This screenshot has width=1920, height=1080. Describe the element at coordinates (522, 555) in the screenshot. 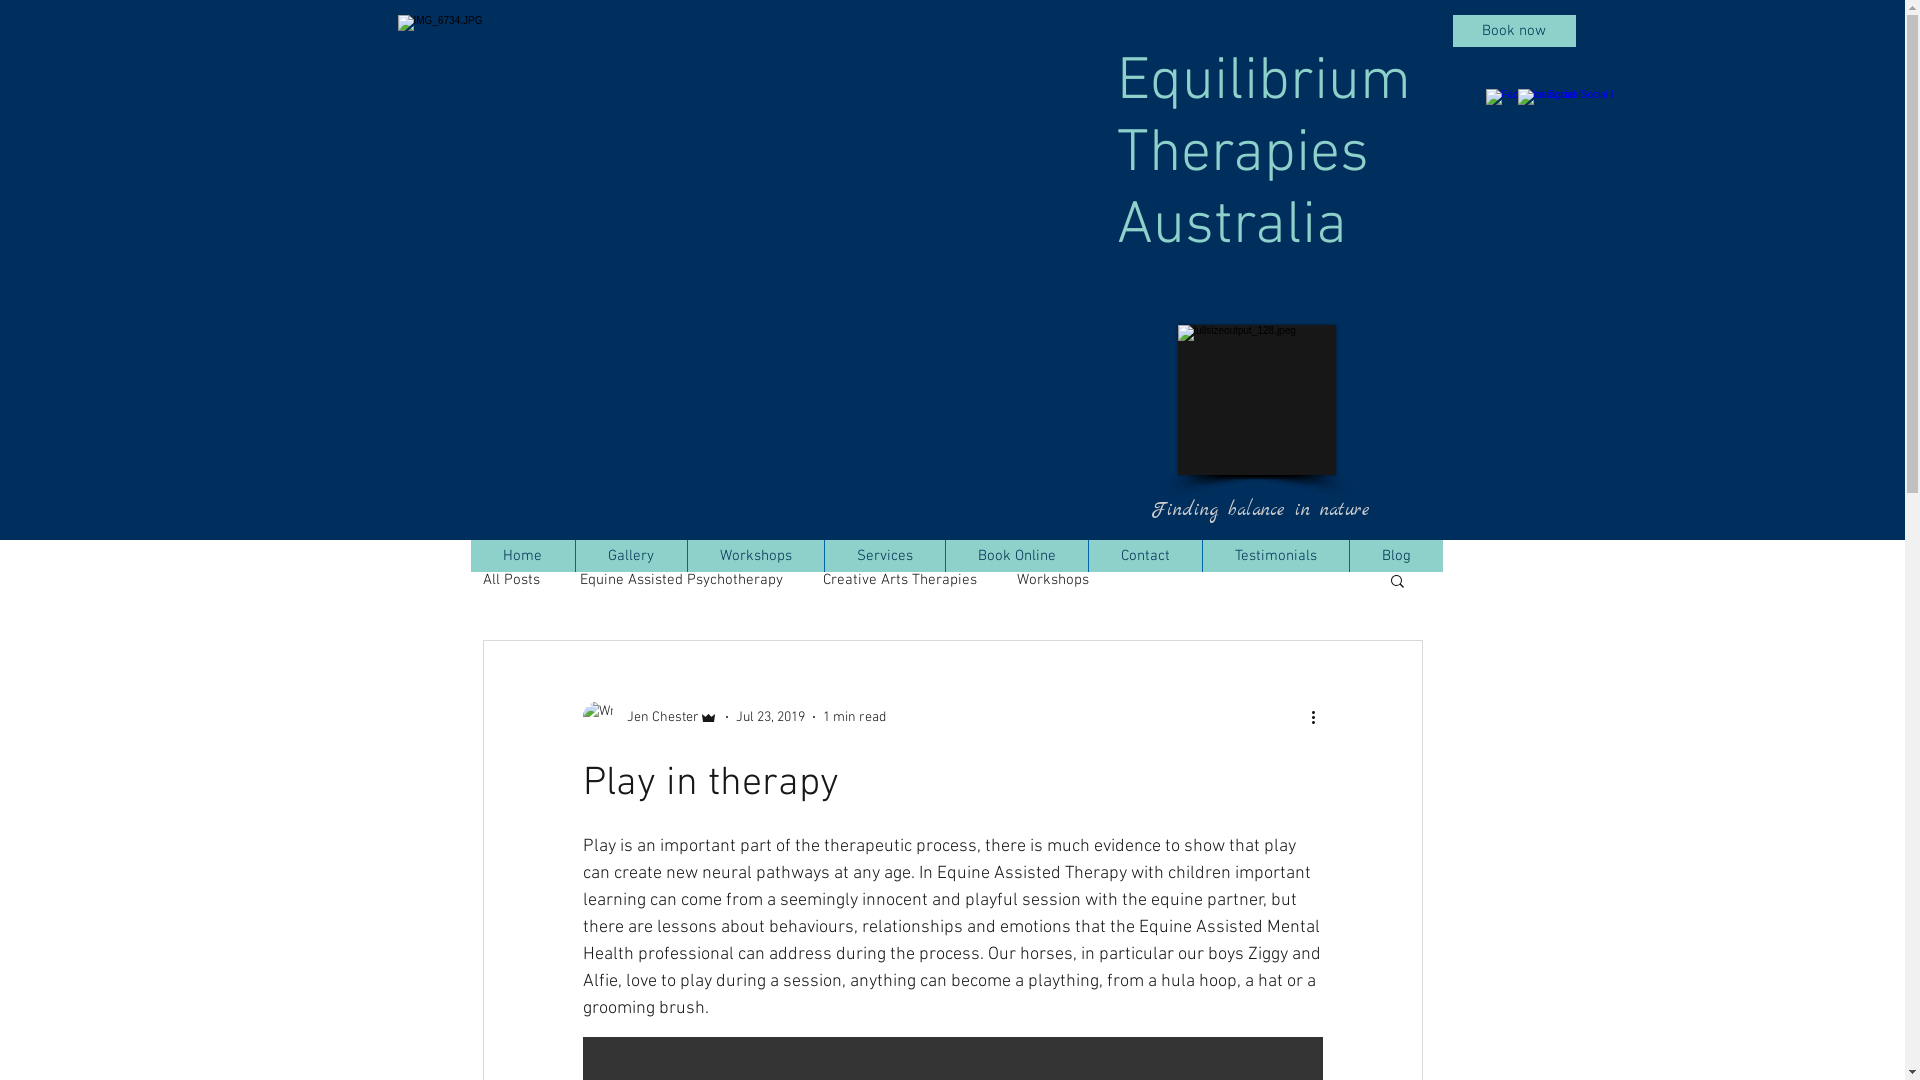

I see `'Home'` at that location.